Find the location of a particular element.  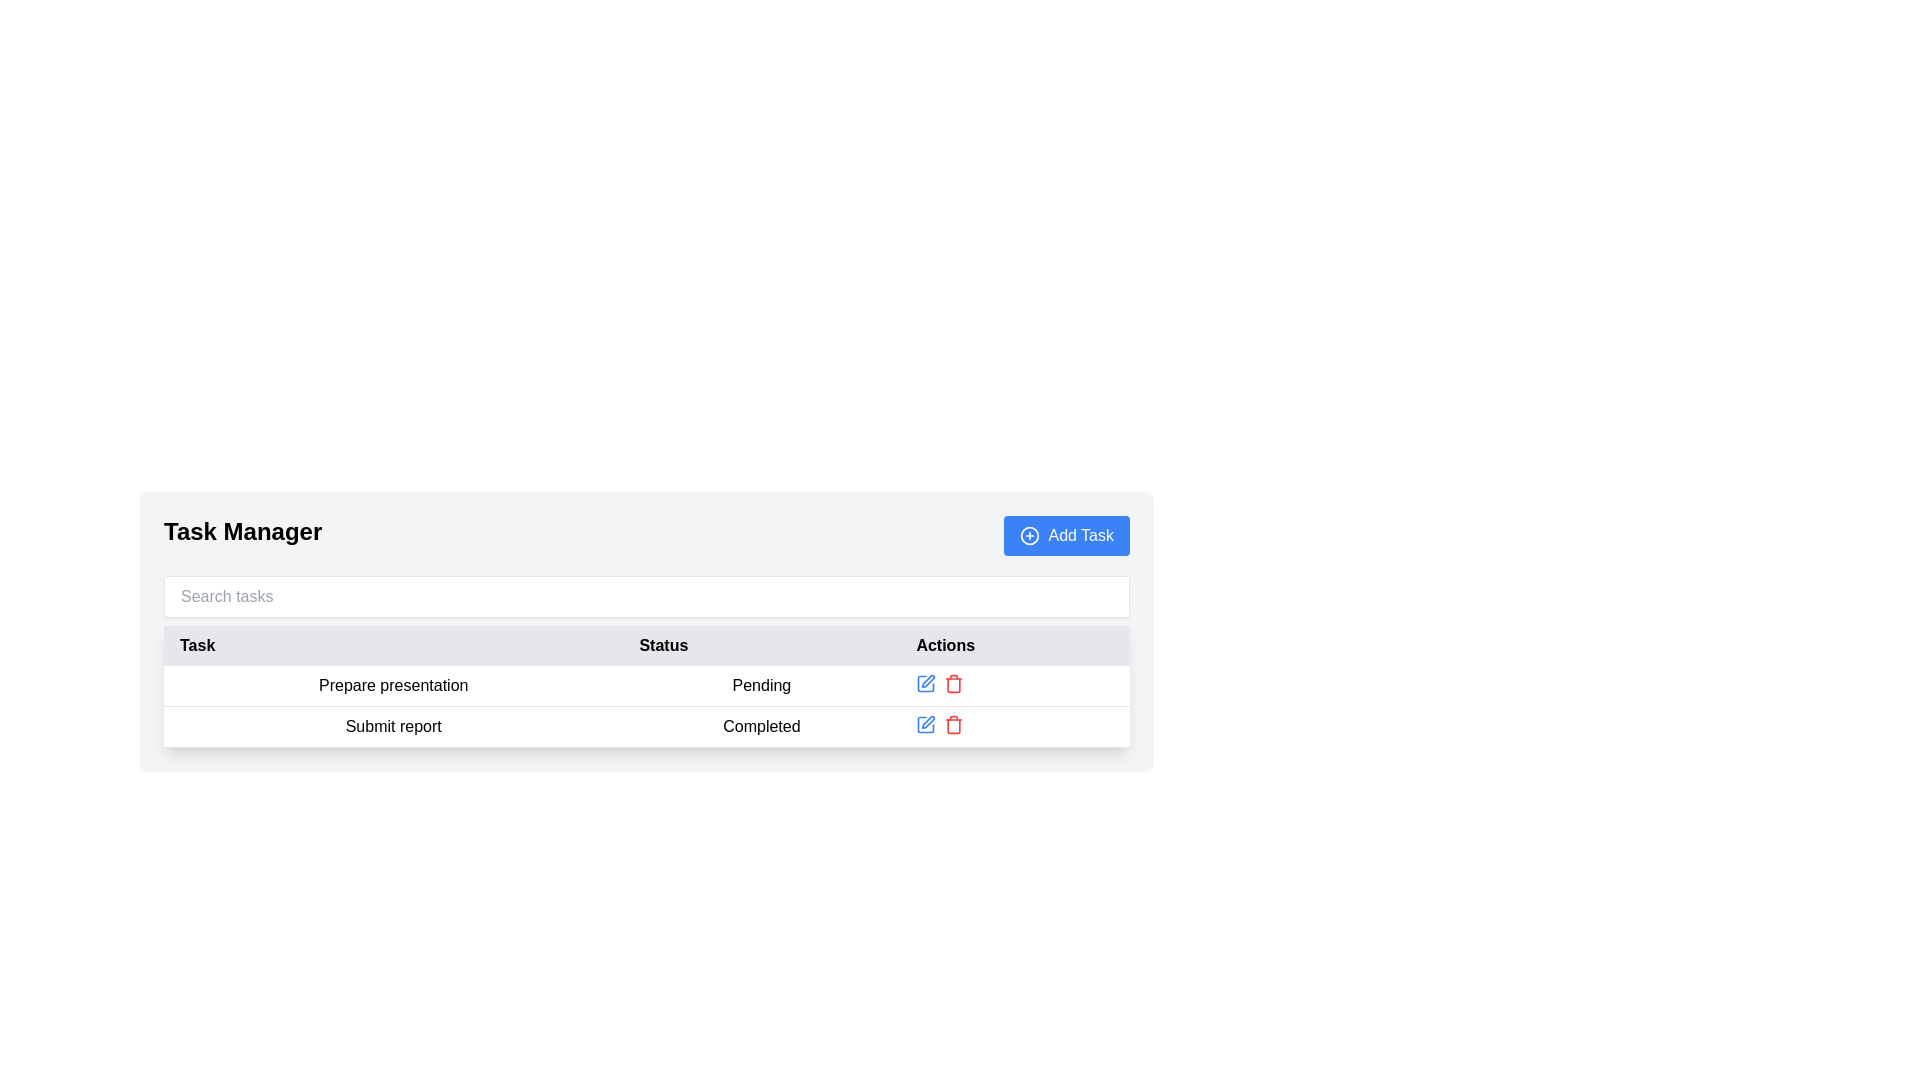

the SVG icon indicating the 'add' functionality within the 'Add Task' button located in the top-right corner of the interface is located at coordinates (1030, 535).